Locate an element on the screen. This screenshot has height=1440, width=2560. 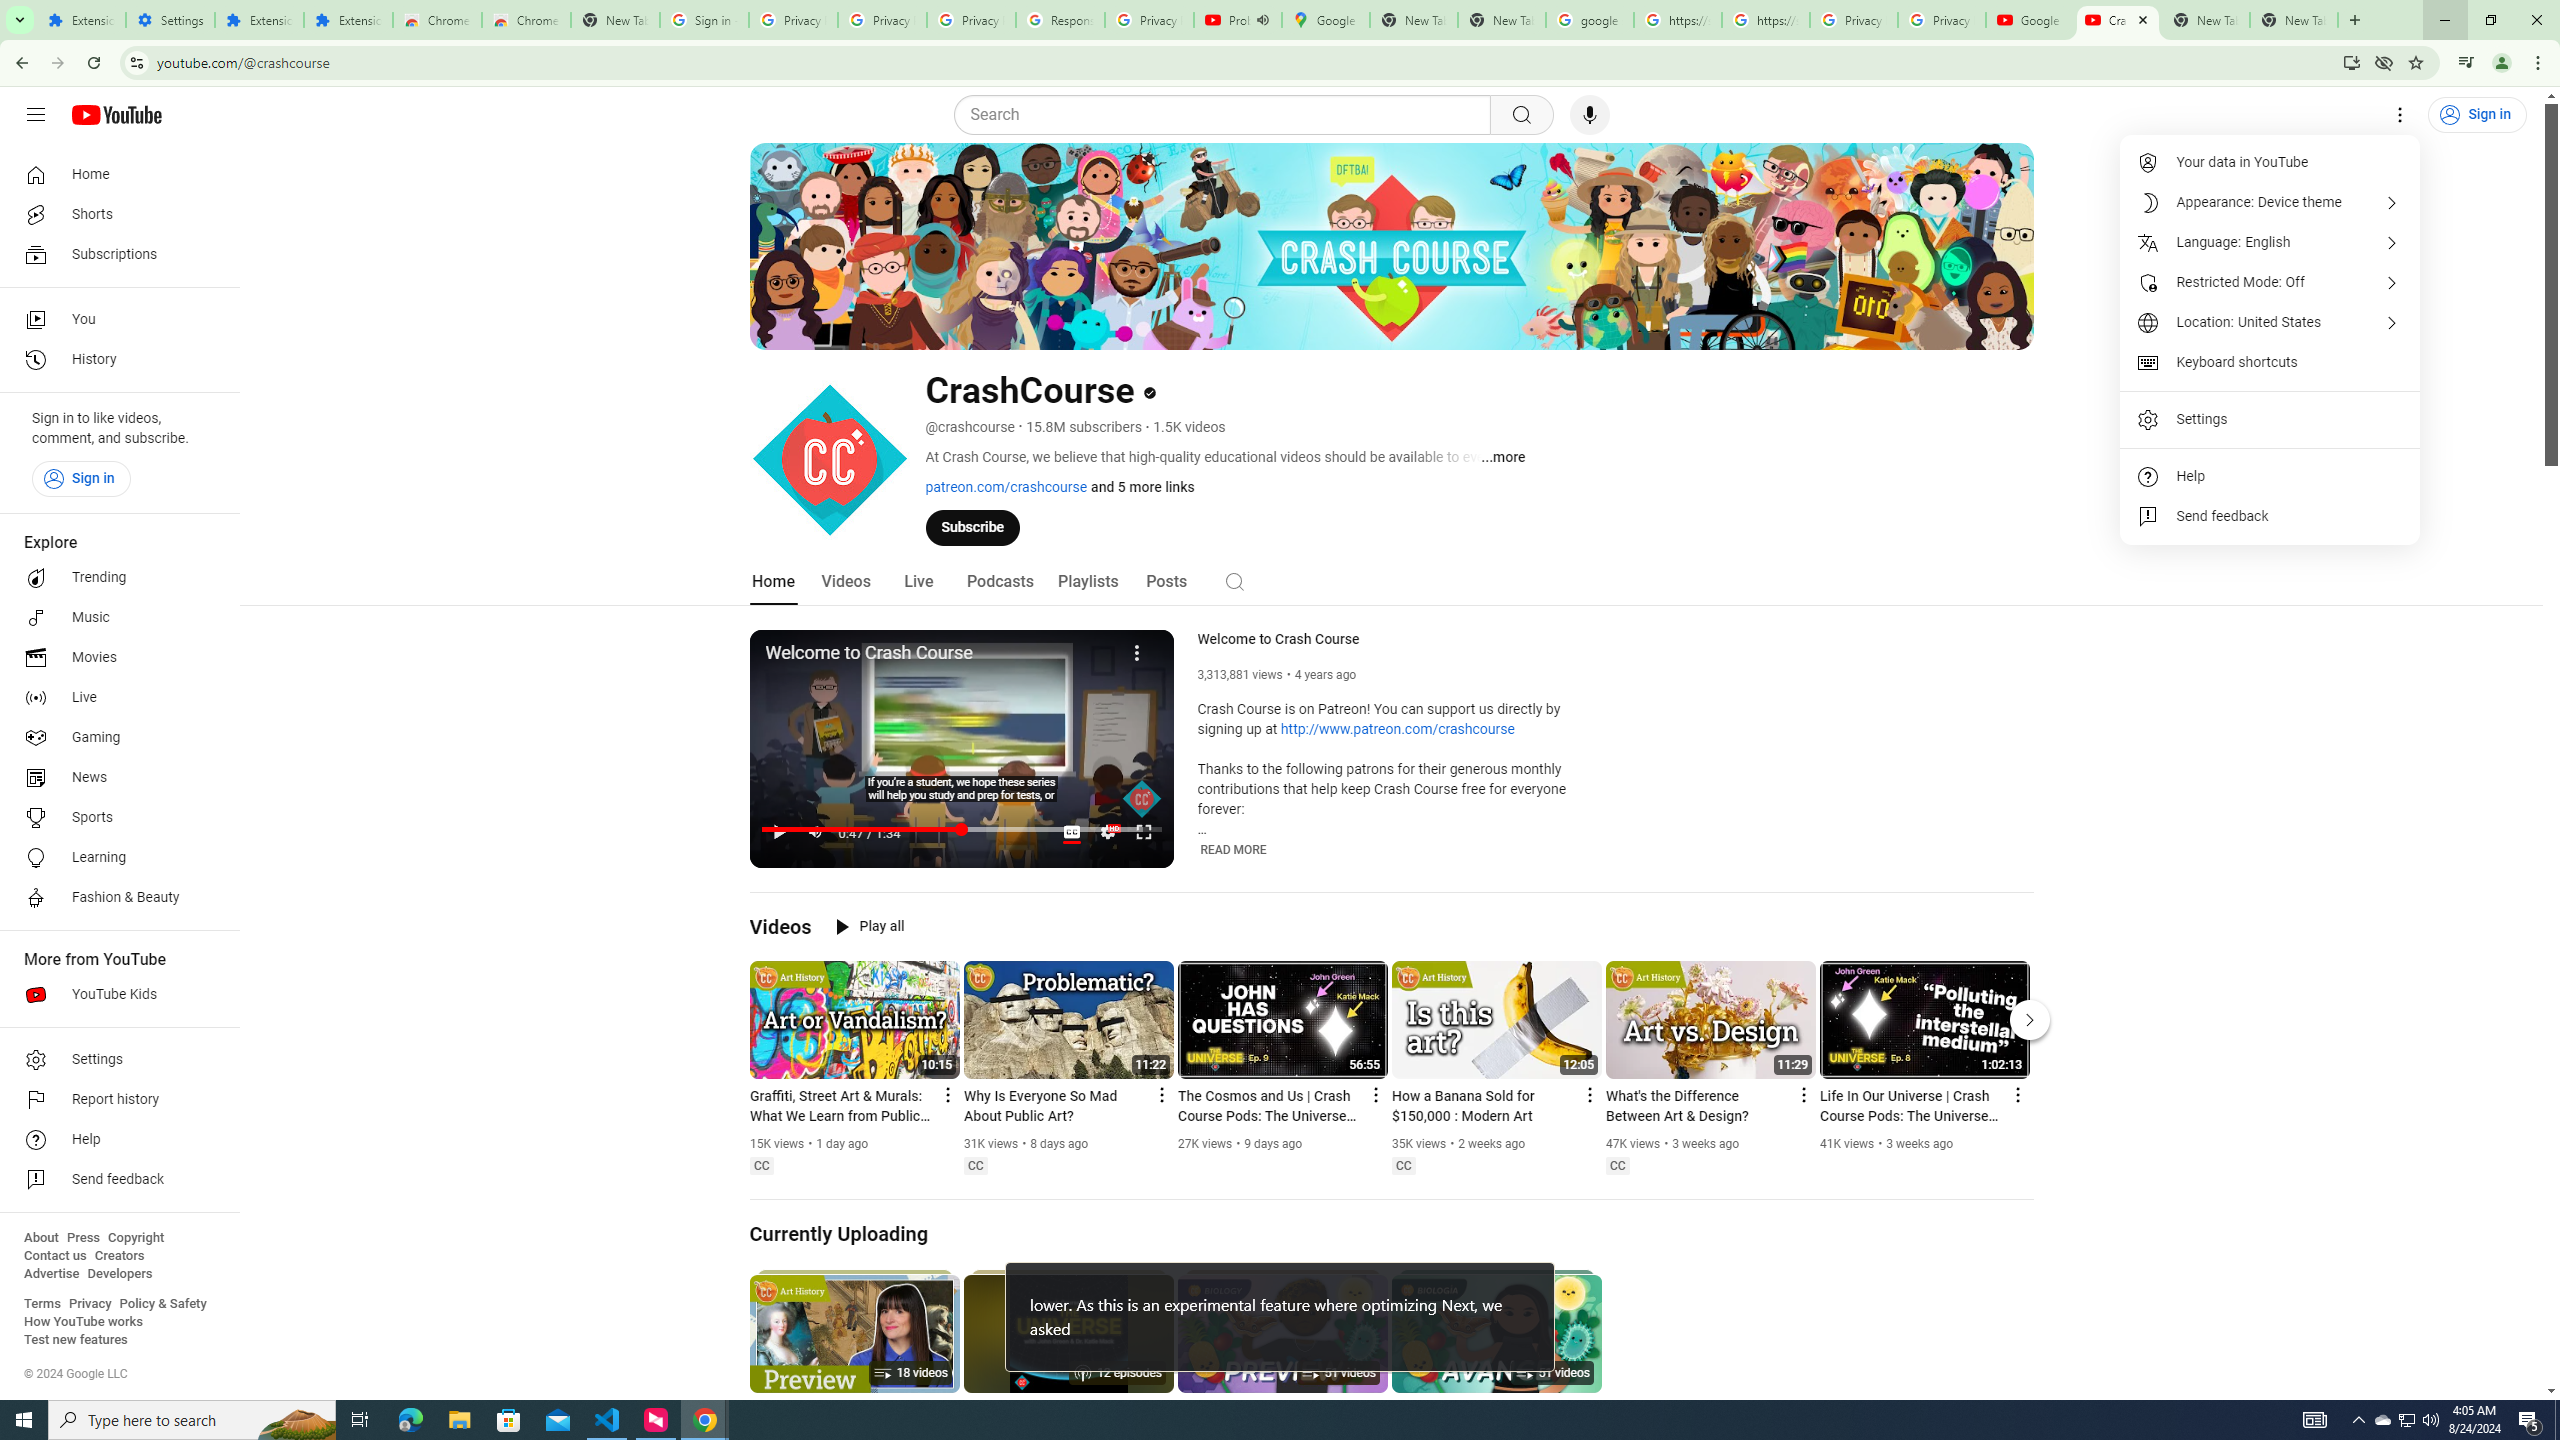
'Install YouTube' is located at coordinates (2351, 61).